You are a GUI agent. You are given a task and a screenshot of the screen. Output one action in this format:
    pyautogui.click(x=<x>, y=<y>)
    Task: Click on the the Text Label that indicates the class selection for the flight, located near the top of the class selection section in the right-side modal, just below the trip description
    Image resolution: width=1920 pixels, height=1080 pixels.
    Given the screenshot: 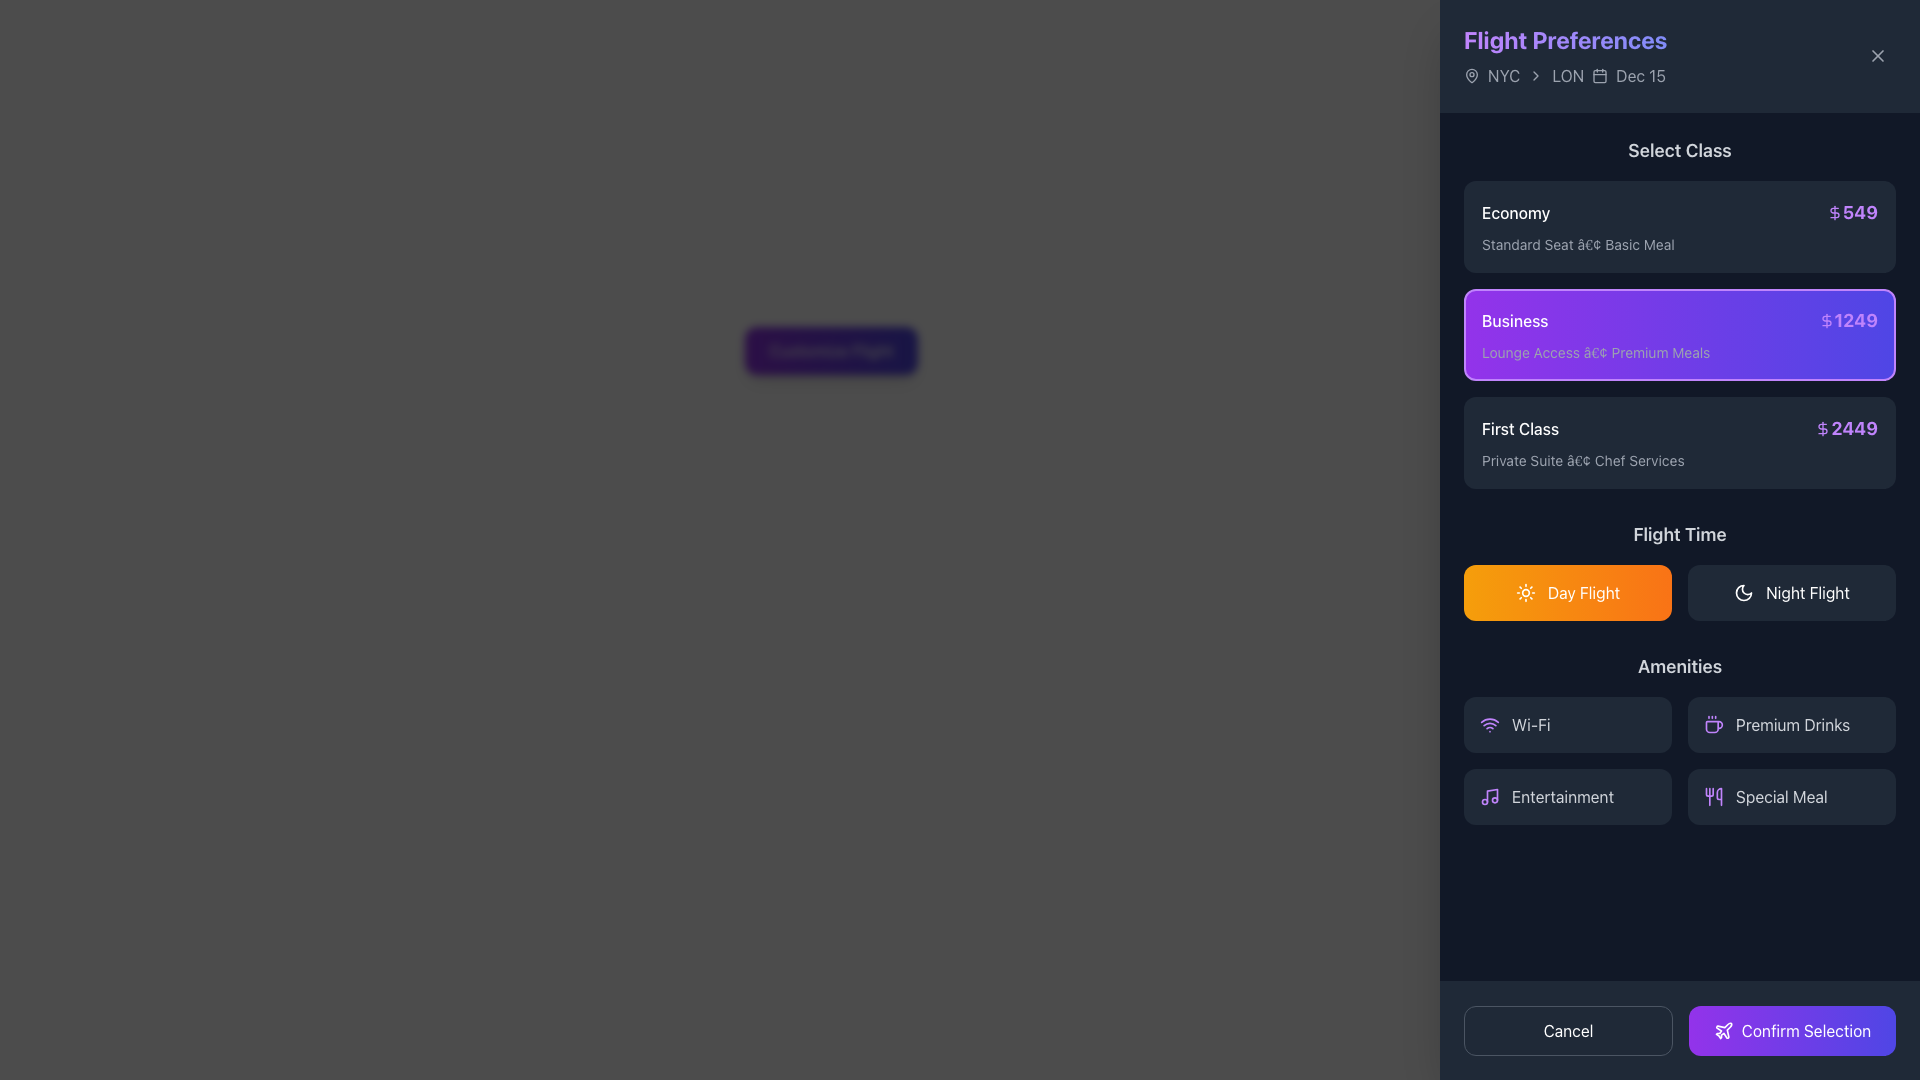 What is the action you would take?
    pyautogui.click(x=1680, y=149)
    